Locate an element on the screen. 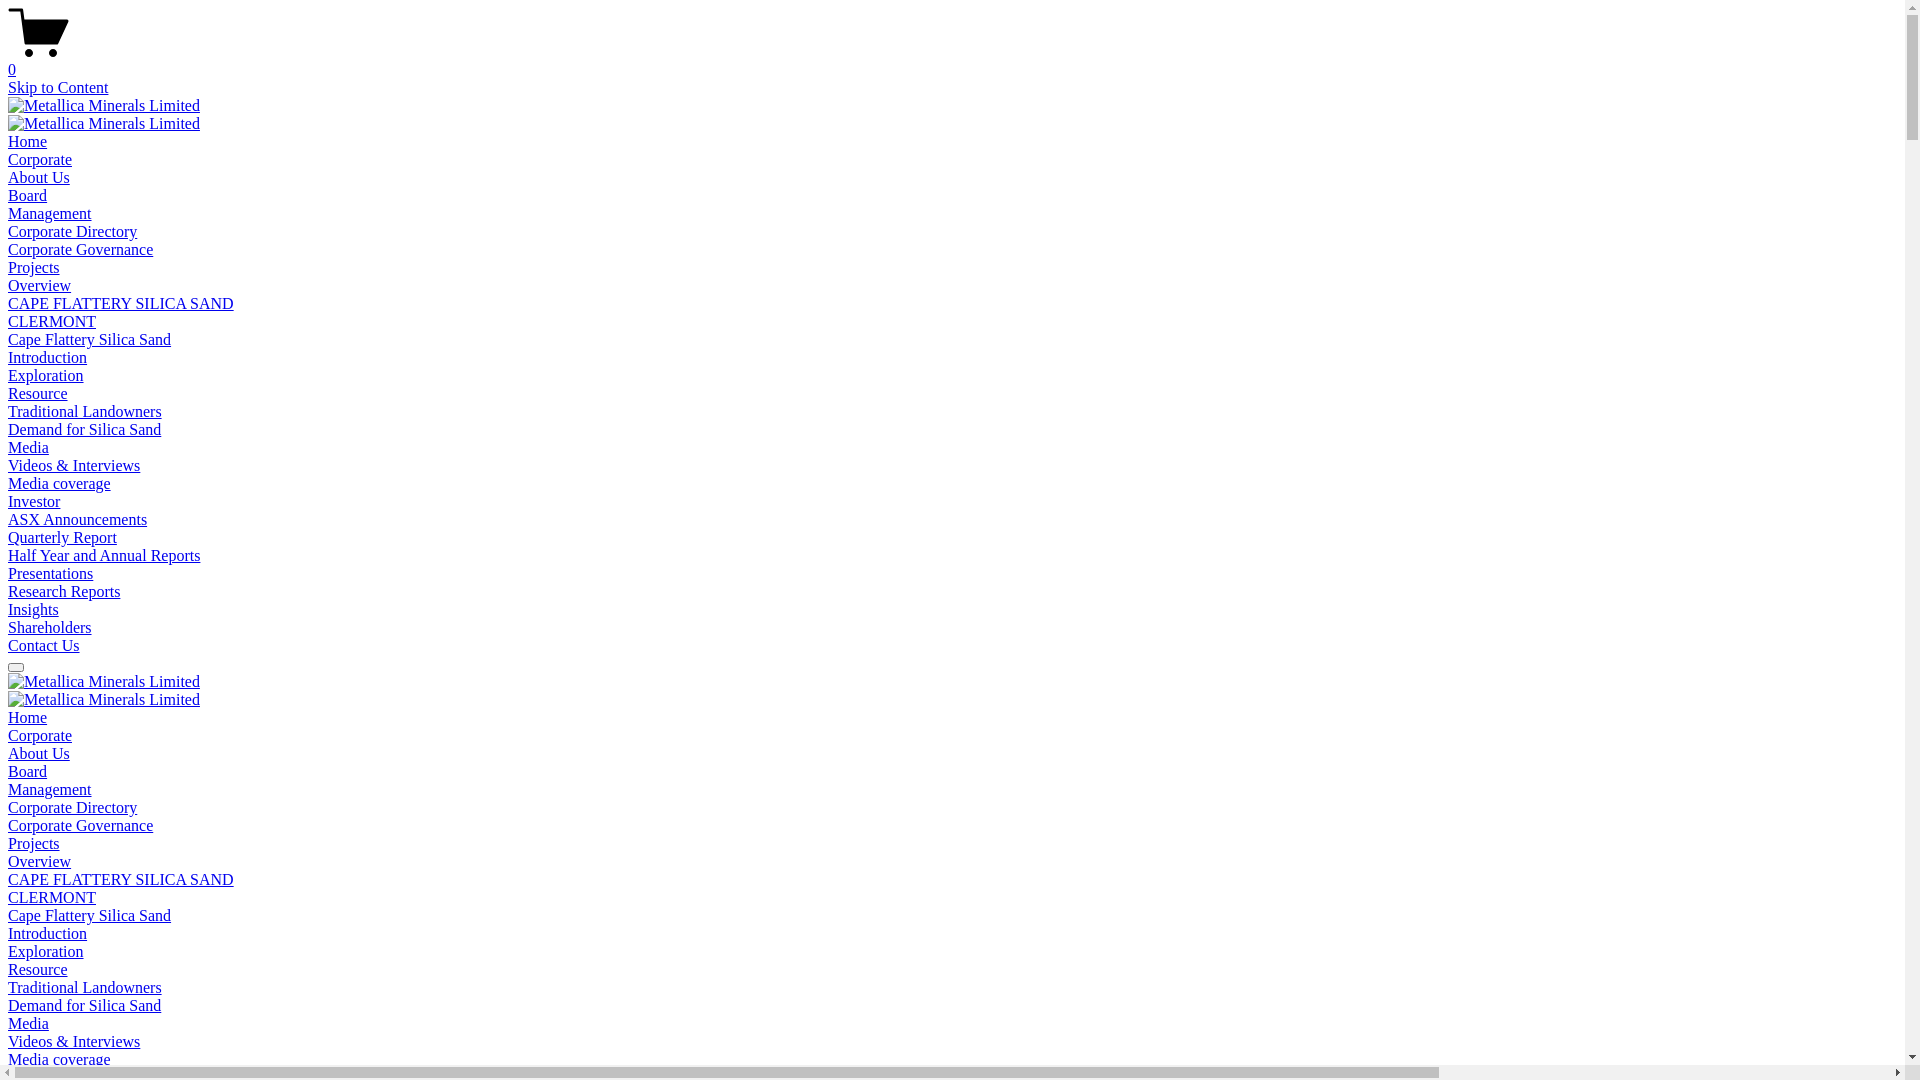 This screenshot has width=1920, height=1080. 'Media coverage' is located at coordinates (59, 483).